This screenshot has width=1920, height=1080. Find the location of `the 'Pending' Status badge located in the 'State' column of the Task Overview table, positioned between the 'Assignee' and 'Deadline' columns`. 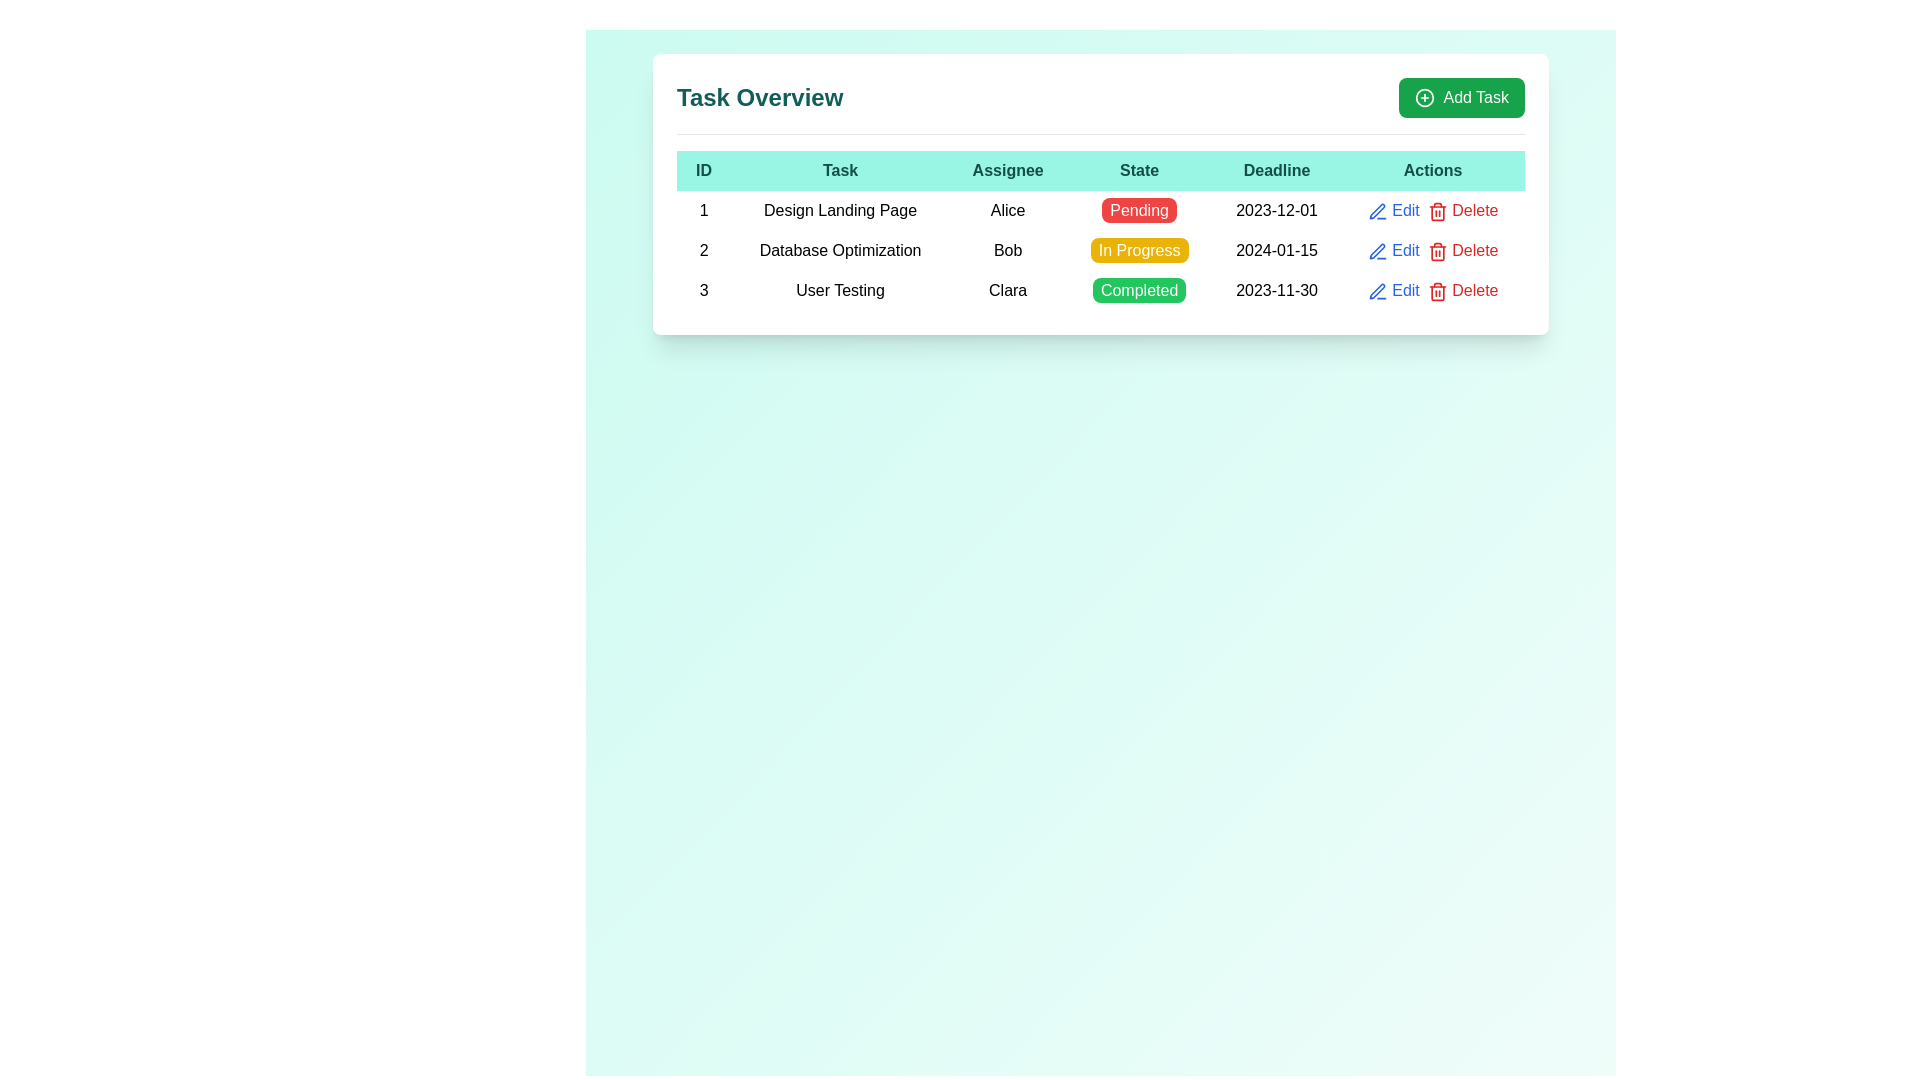

the 'Pending' Status badge located in the 'State' column of the Task Overview table, positioned between the 'Assignee' and 'Deadline' columns is located at coordinates (1139, 210).